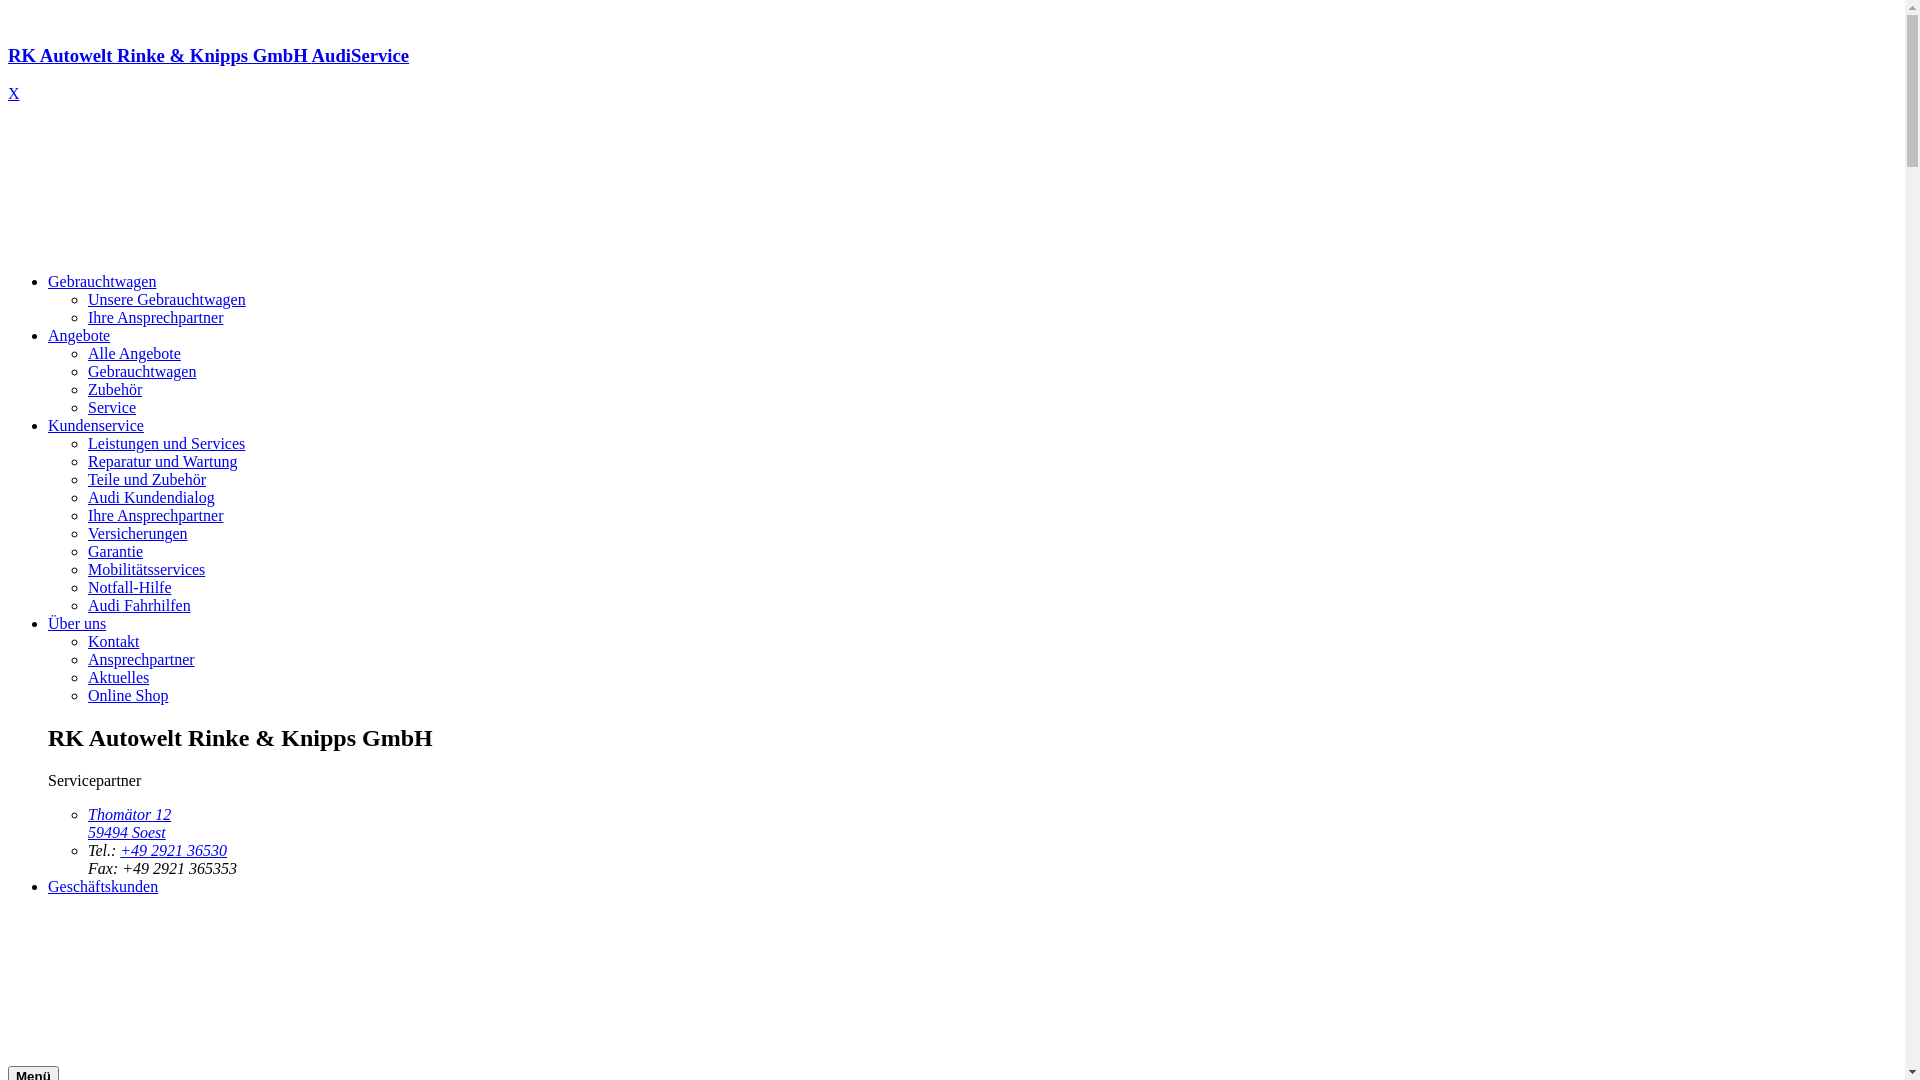  I want to click on 'Kundenservice', so click(95, 424).